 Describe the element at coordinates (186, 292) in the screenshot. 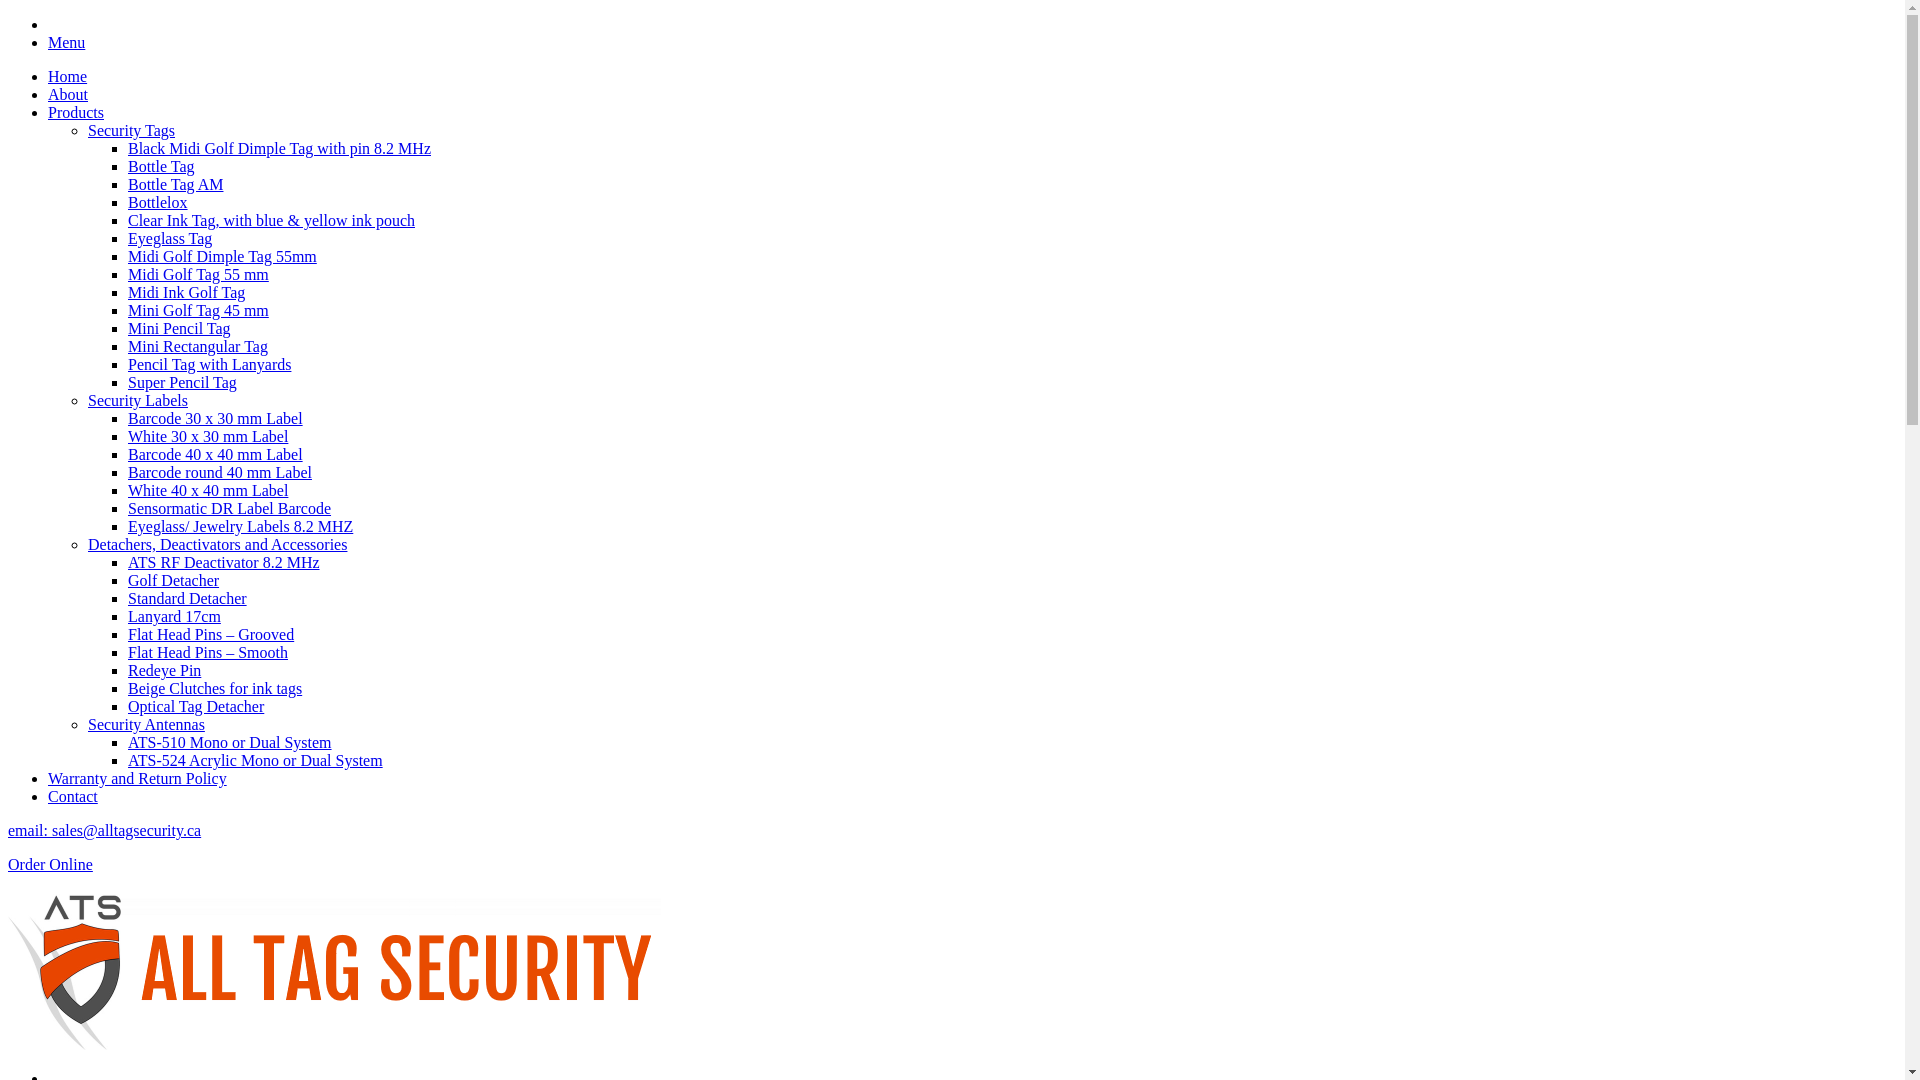

I see `'Midi Ink Golf Tag'` at that location.